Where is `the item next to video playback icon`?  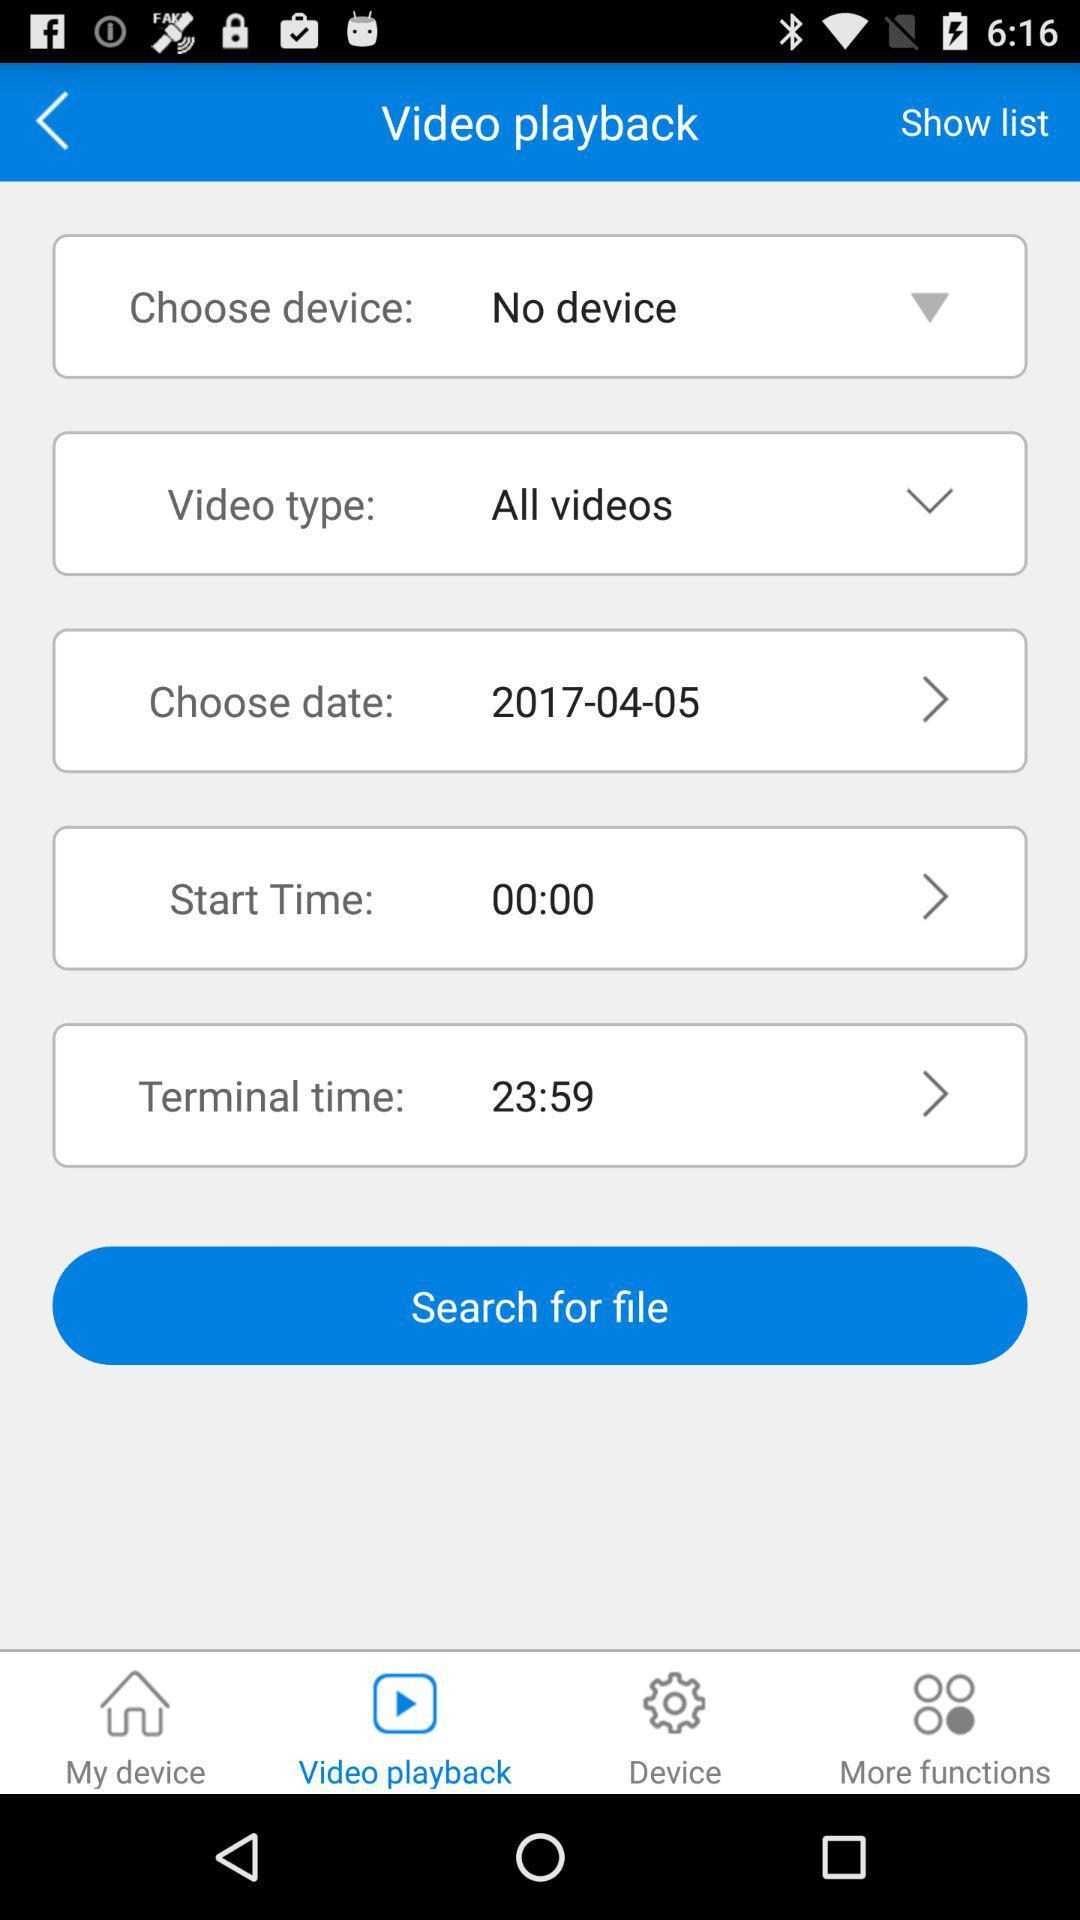 the item next to video playback icon is located at coordinates (974, 120).